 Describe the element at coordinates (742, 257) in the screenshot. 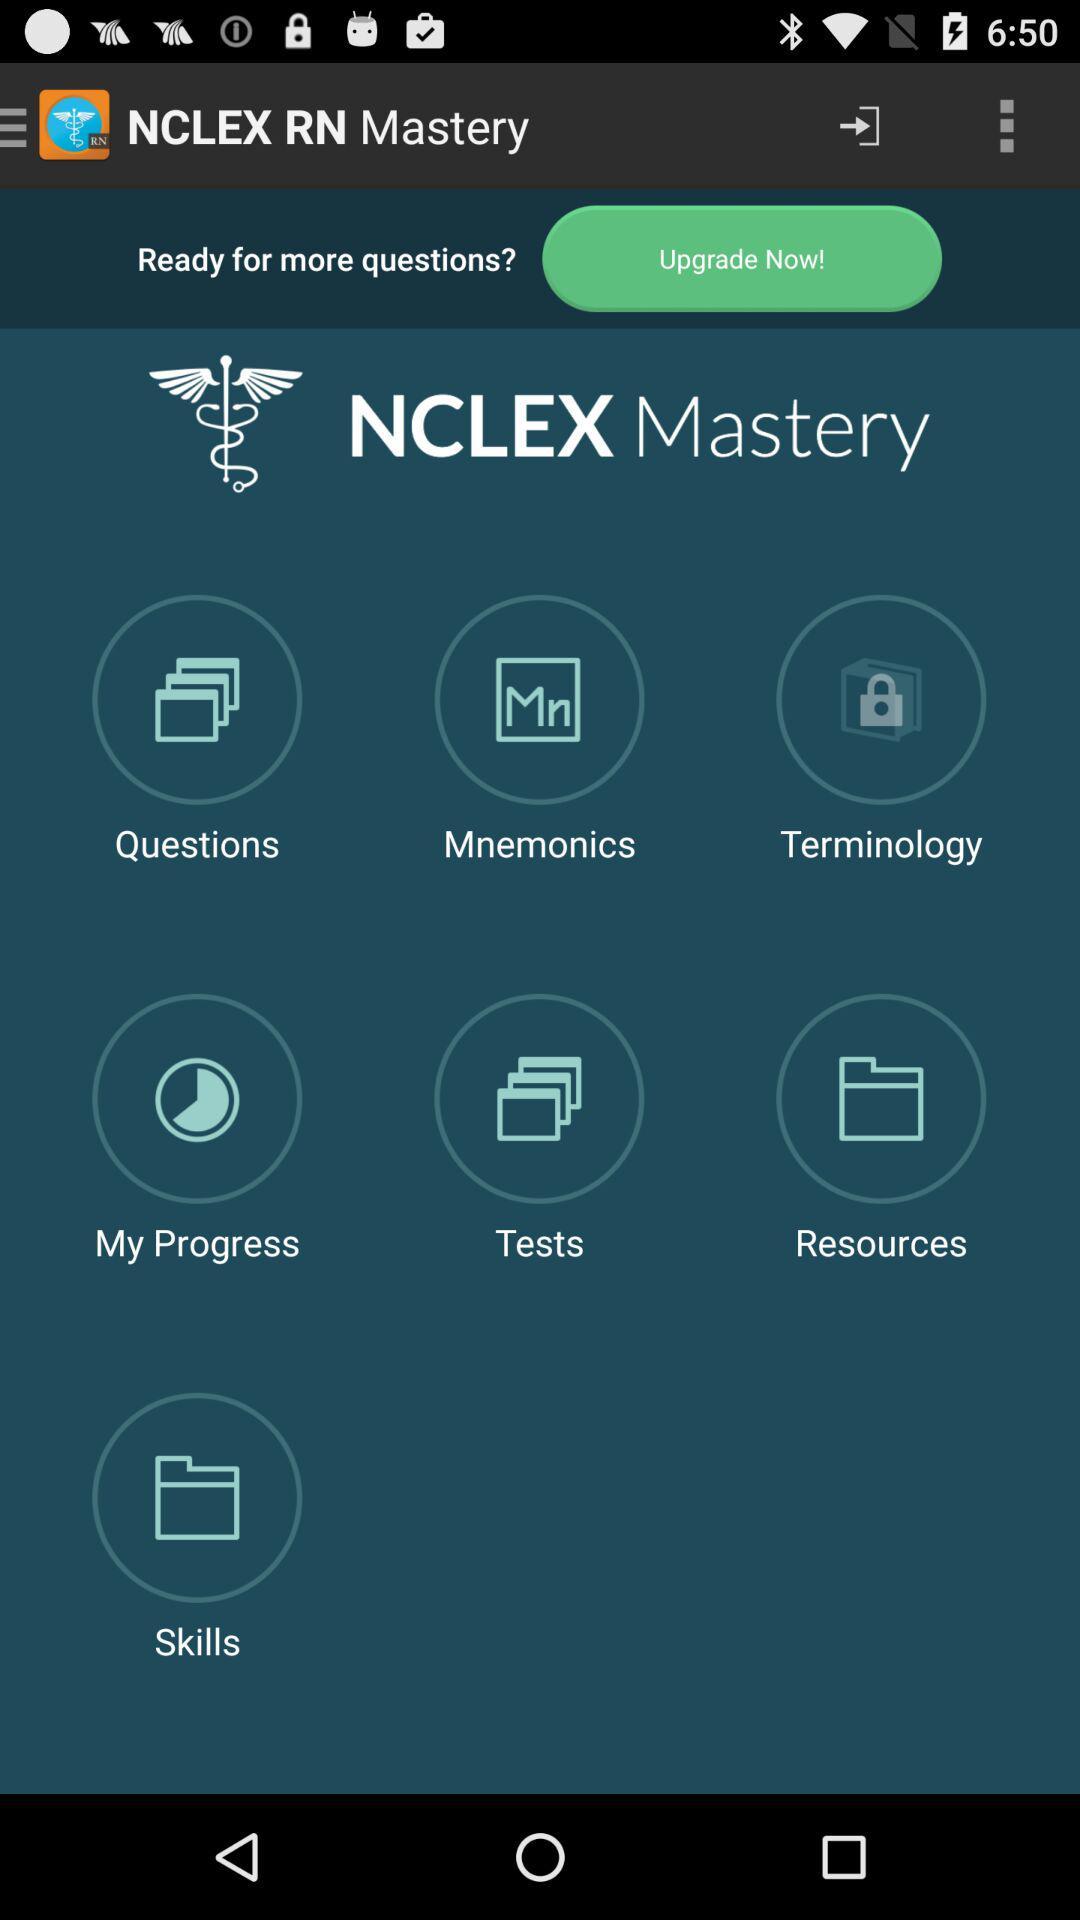

I see `autoplay option` at that location.